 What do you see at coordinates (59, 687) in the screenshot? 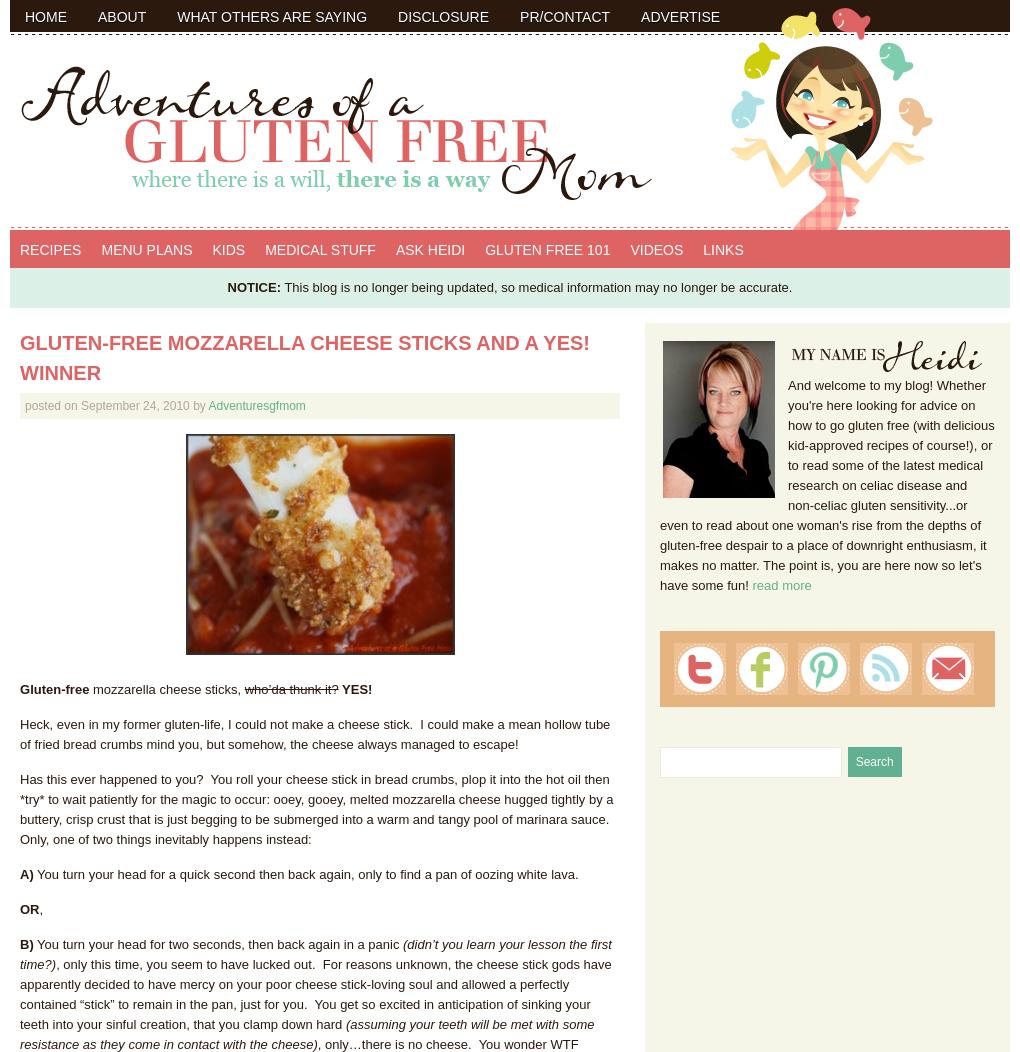
I see `'luten-free'` at bounding box center [59, 687].